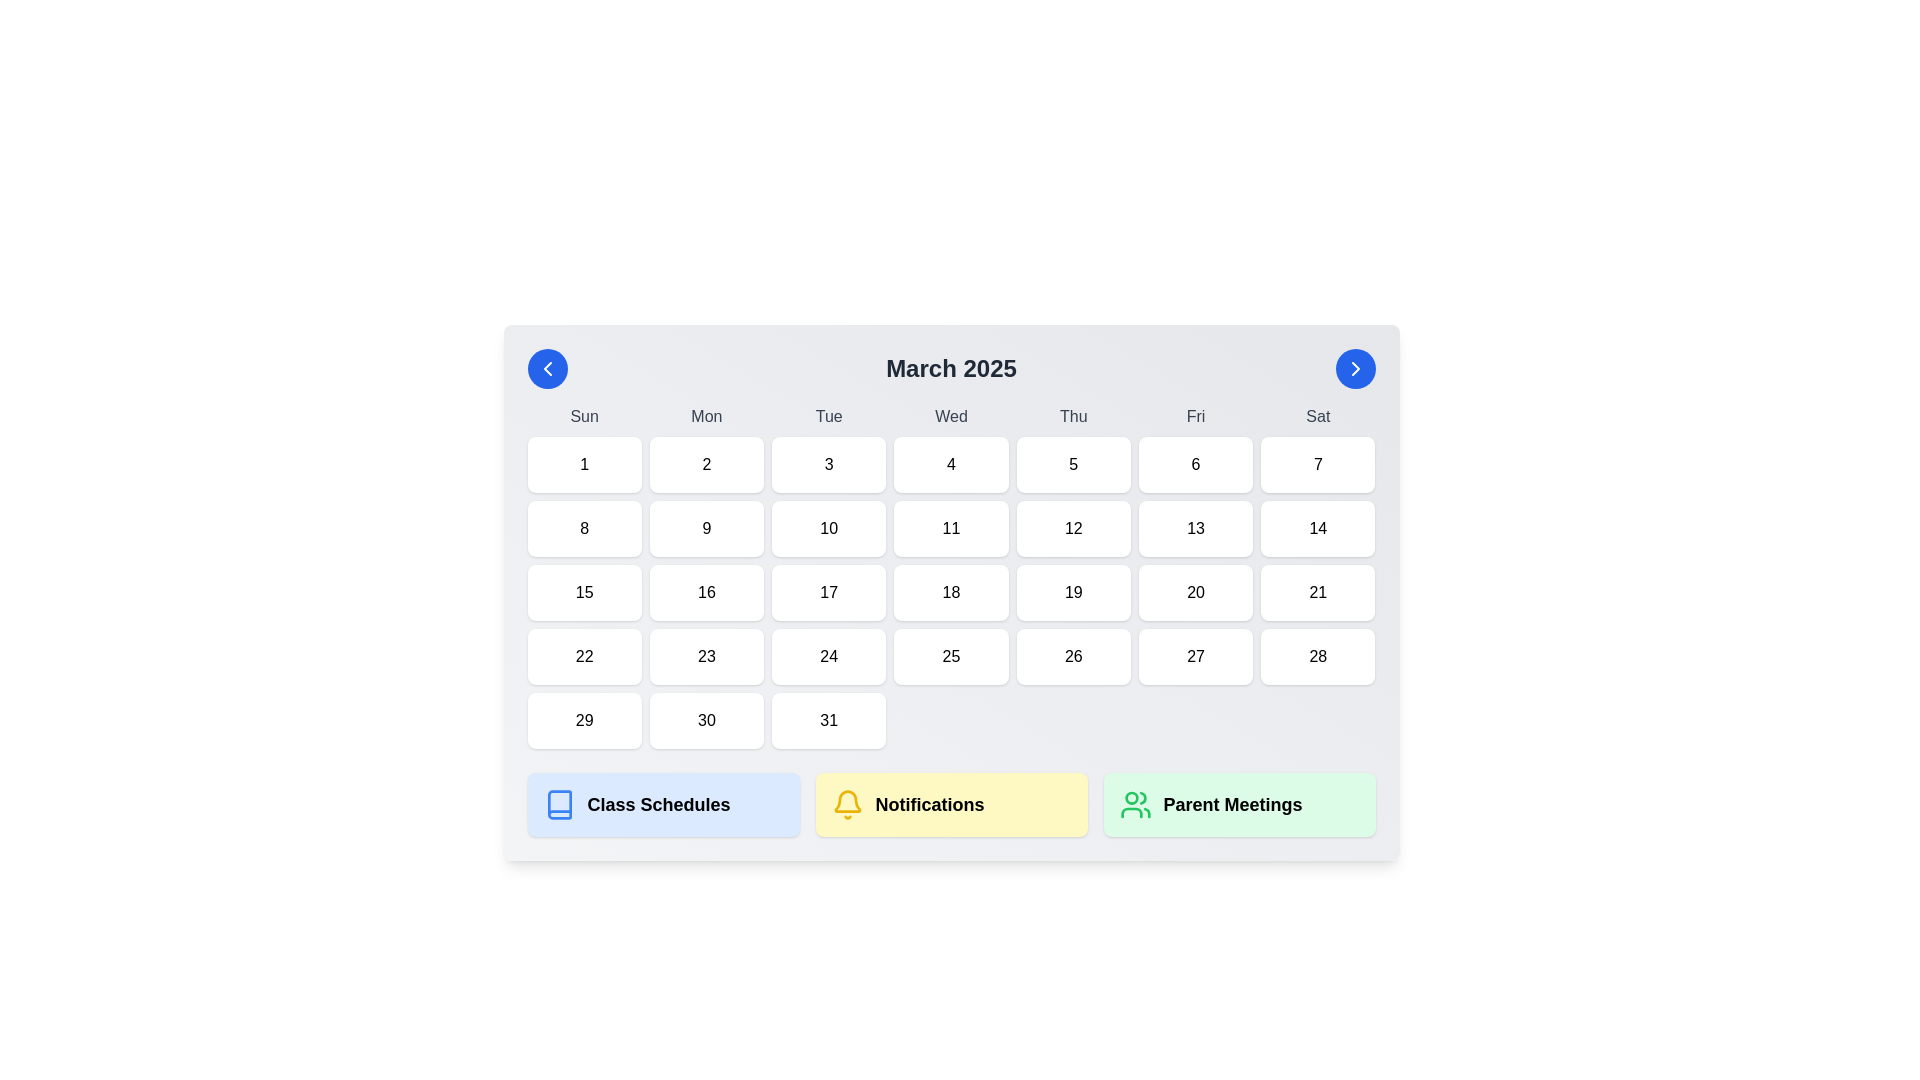  I want to click on the calendar date cell displaying the number '21', which is located in the sixth row and seventh column of the calendar layout, so click(1318, 592).